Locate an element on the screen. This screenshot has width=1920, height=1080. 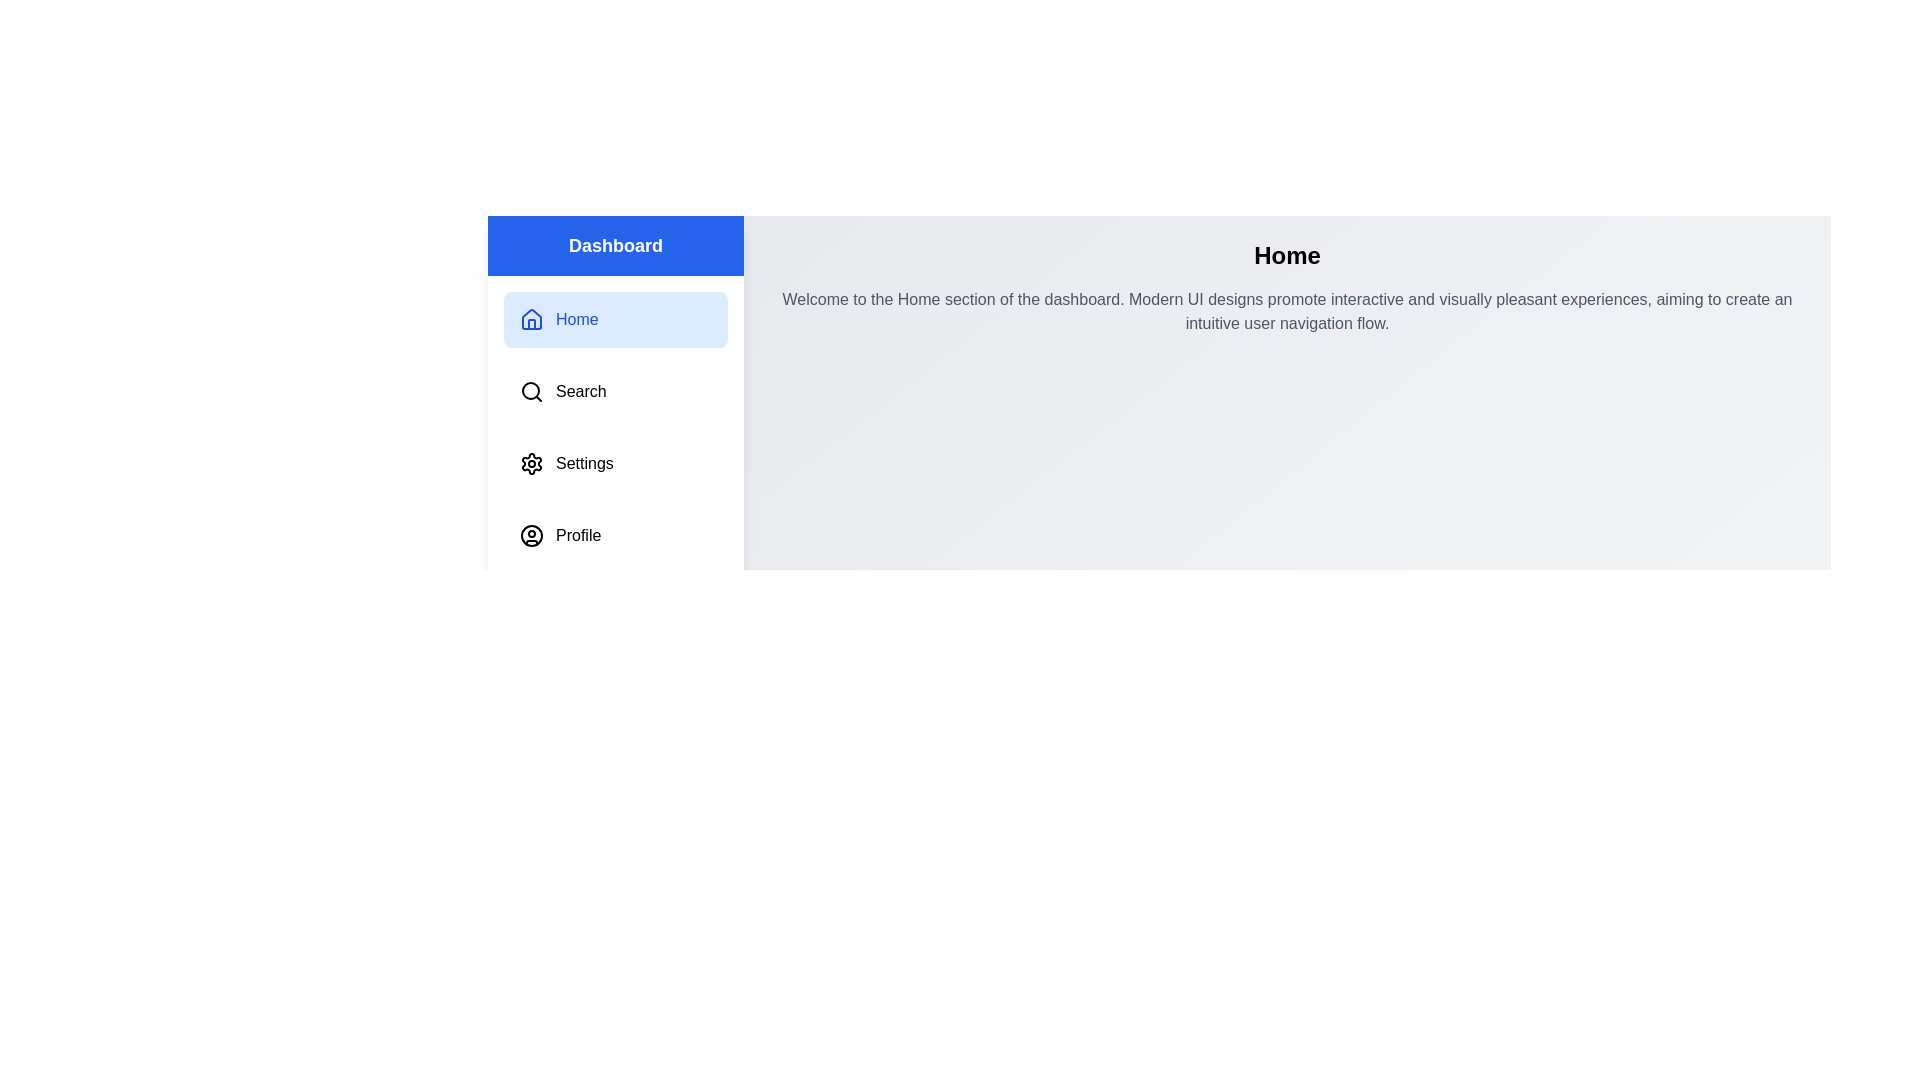
the menu item labeled Profile is located at coordinates (614, 535).